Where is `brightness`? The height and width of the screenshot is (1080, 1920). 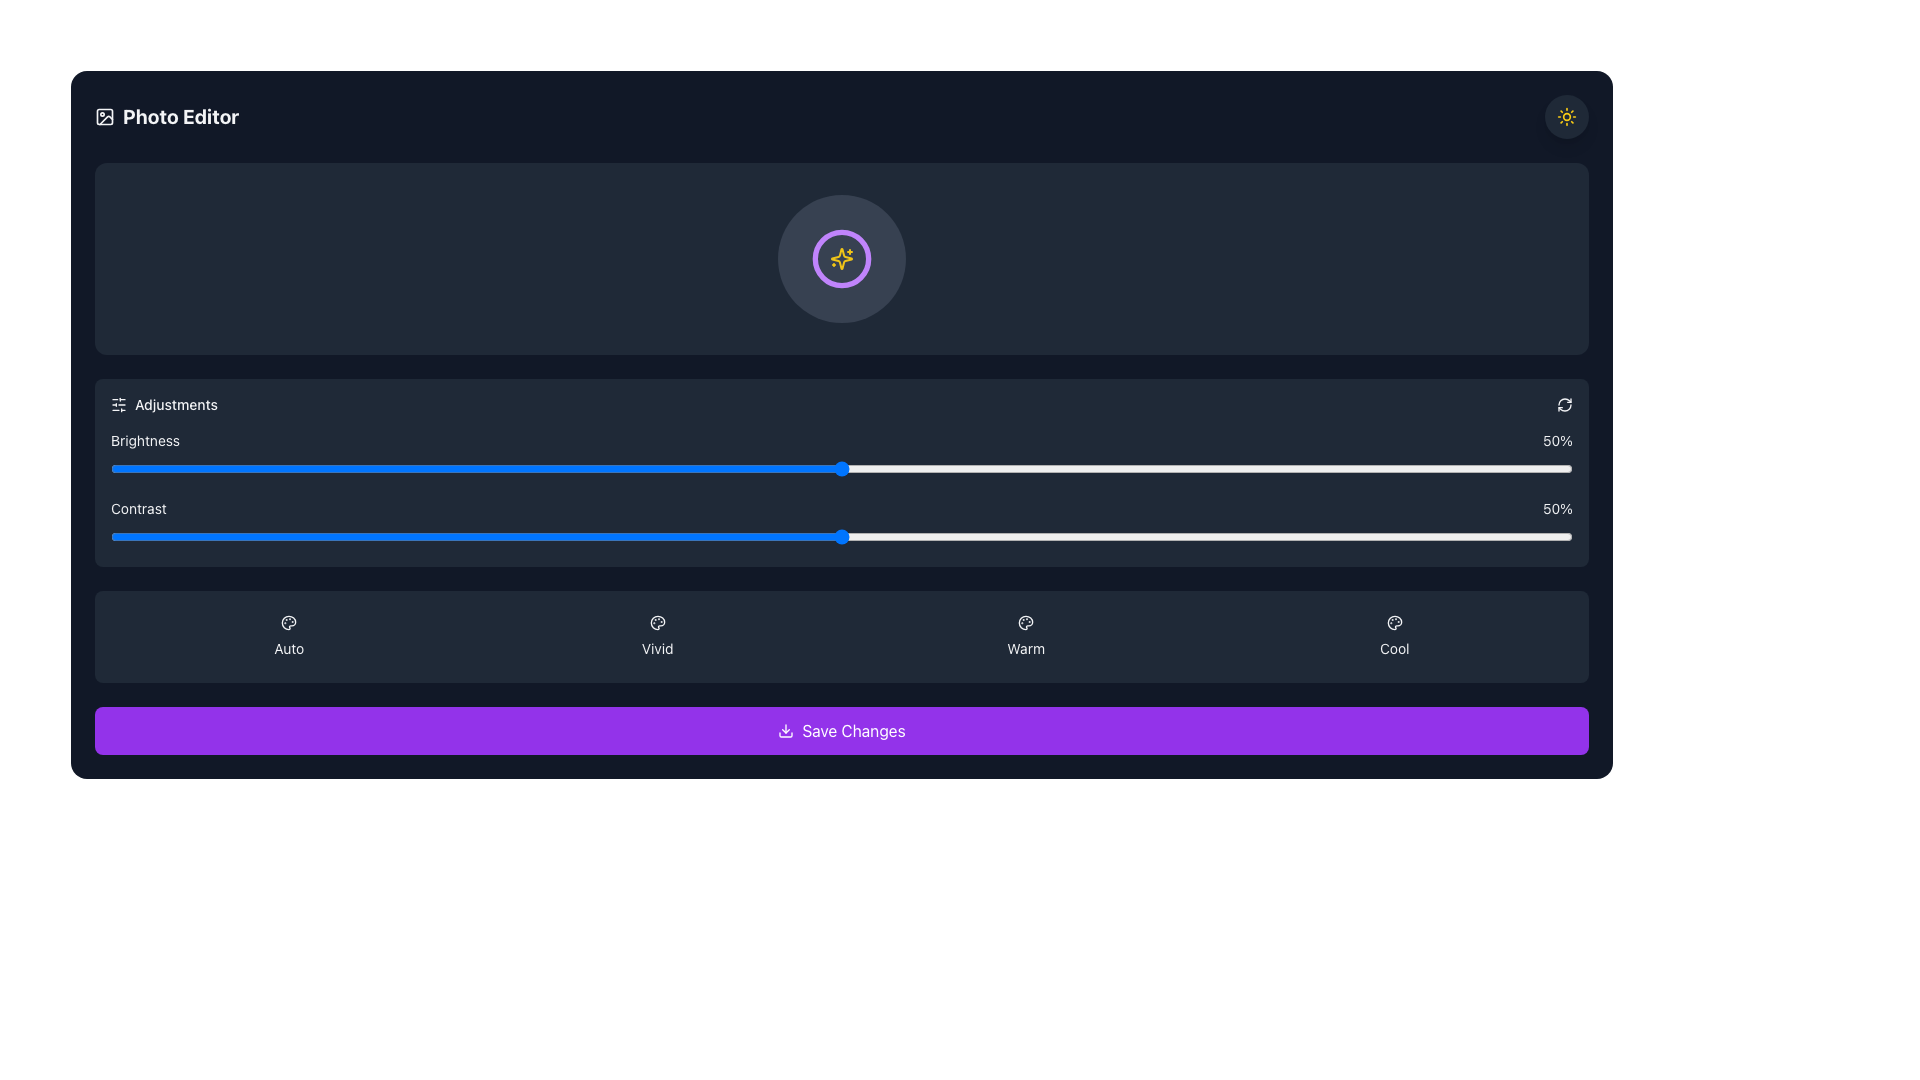 brightness is located at coordinates (812, 469).